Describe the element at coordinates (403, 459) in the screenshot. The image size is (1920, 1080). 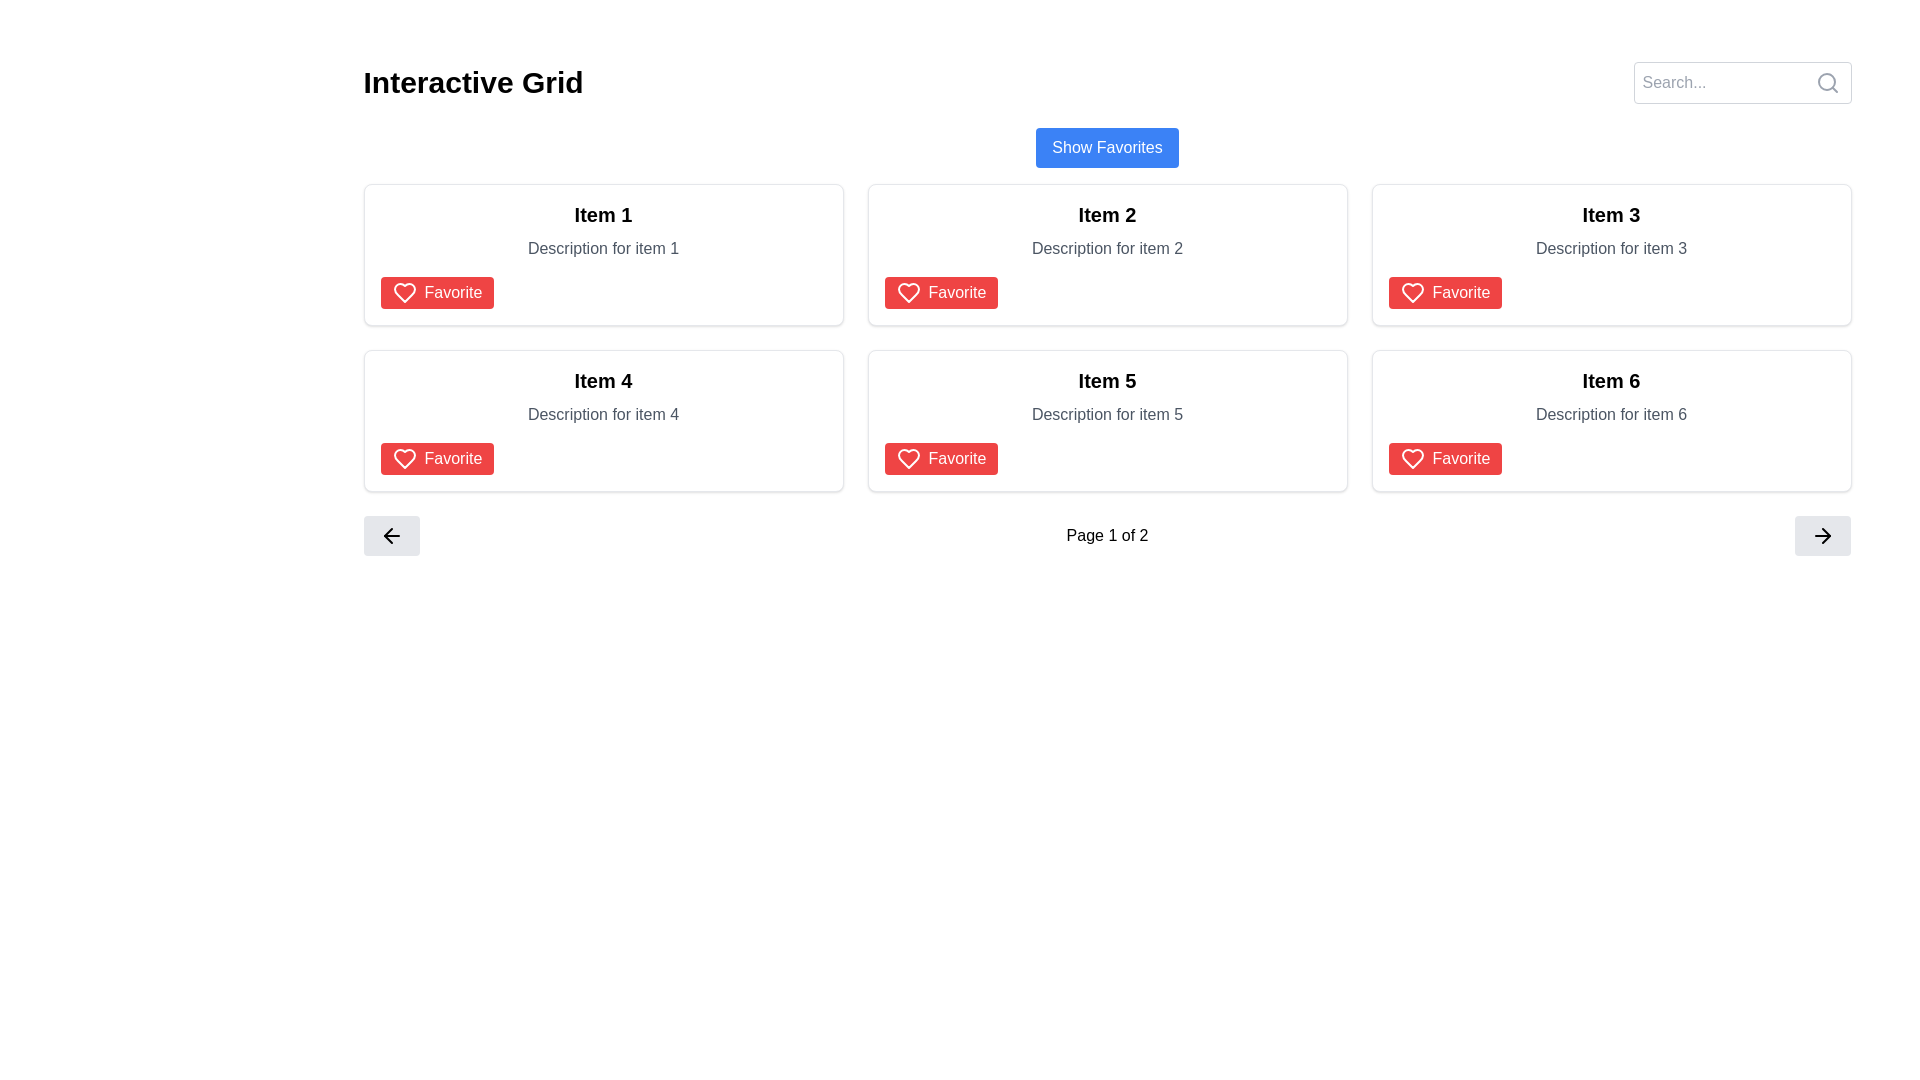
I see `the red heart icon within the 'Favorite' button located in the bottom left corner of 'Item 4' card` at that location.